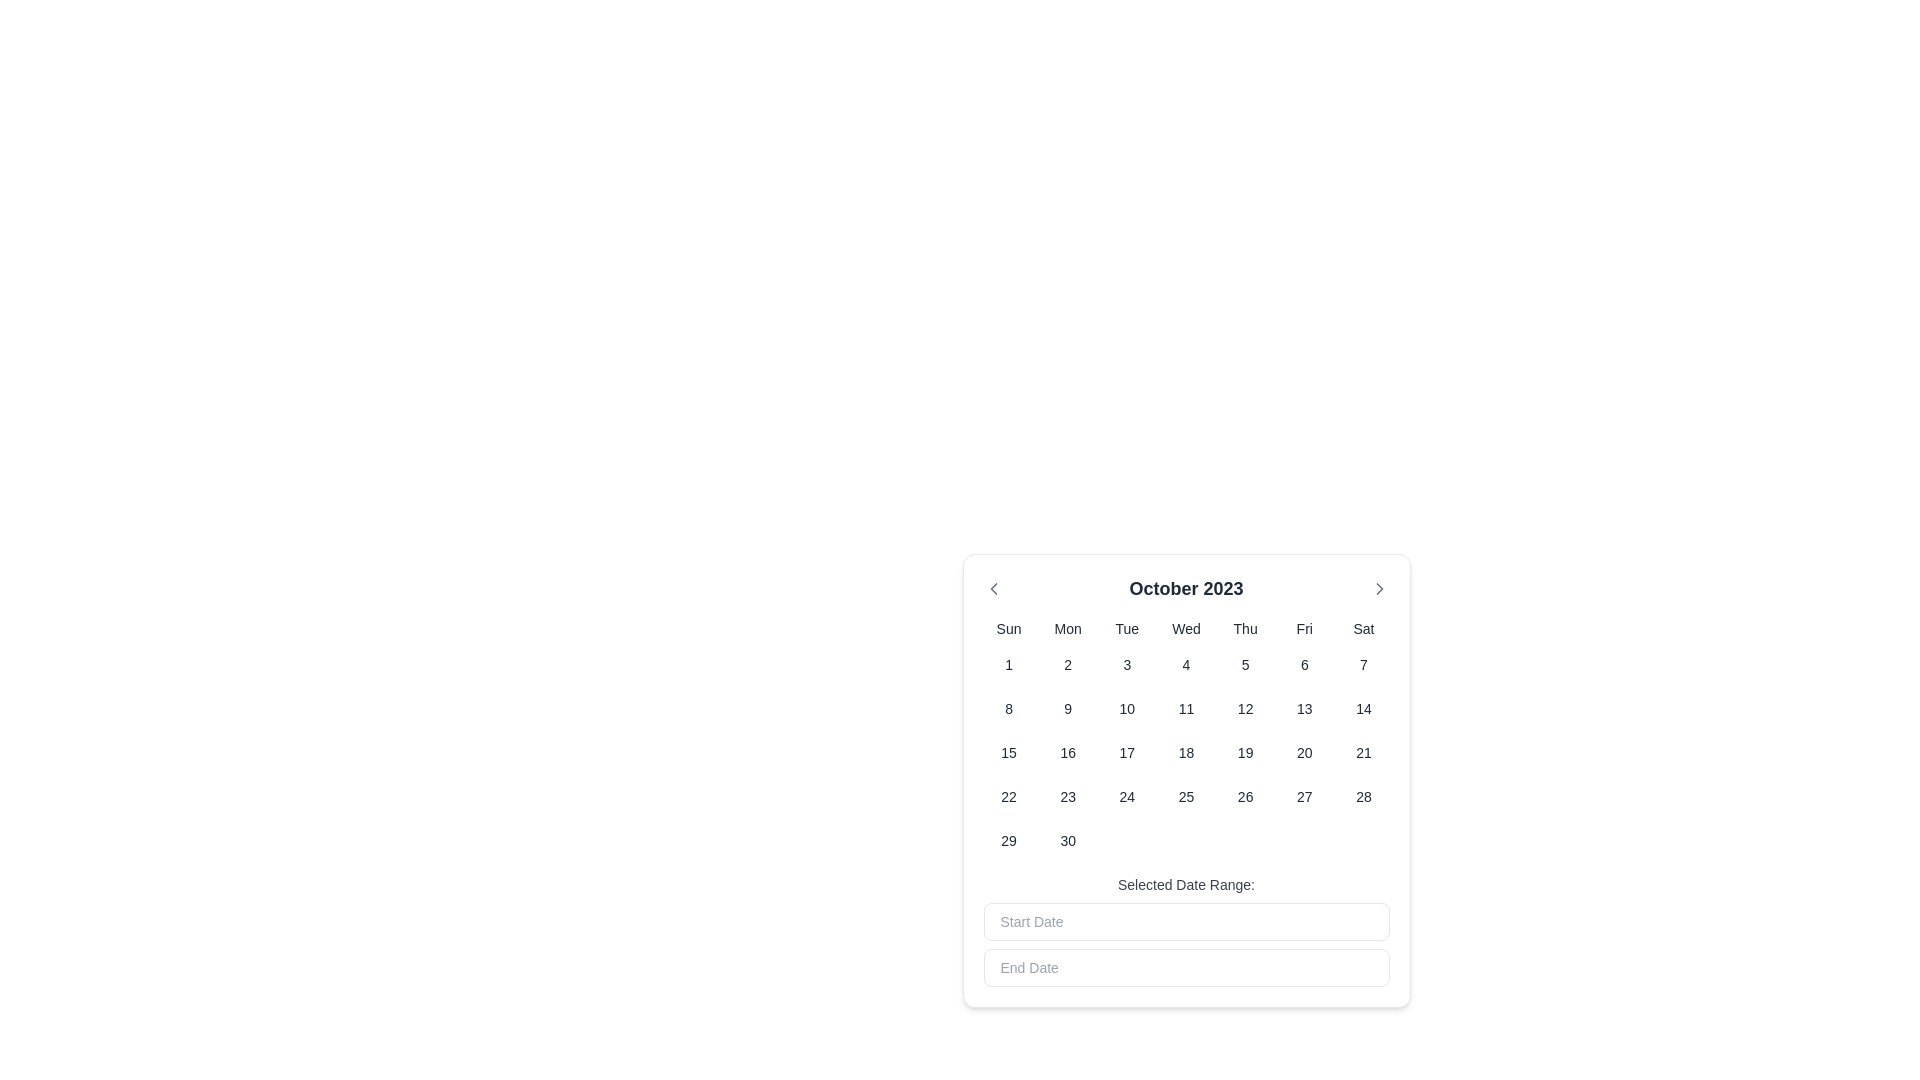  I want to click on the text label 'Tue' which is the third weekday label in the calendar header, positioned between 'Mon' and 'Wed', so click(1127, 627).